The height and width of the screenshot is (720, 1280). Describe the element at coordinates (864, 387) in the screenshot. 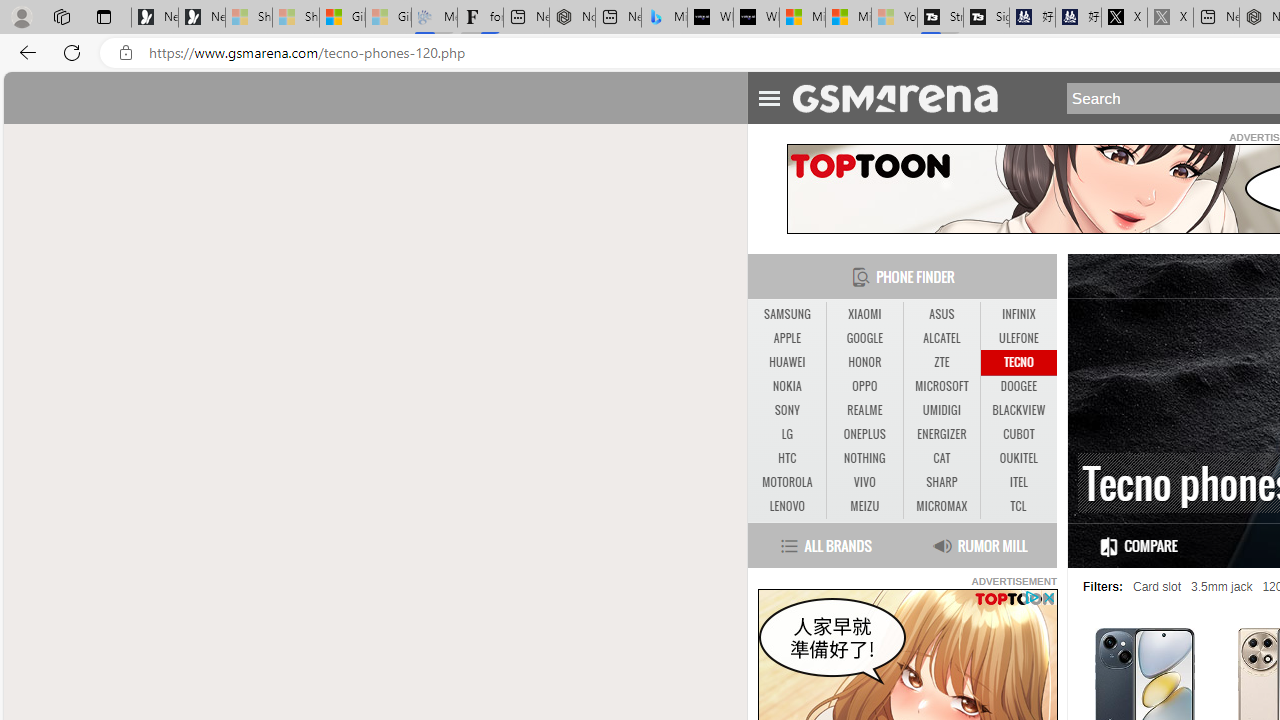

I see `'OPPO'` at that location.